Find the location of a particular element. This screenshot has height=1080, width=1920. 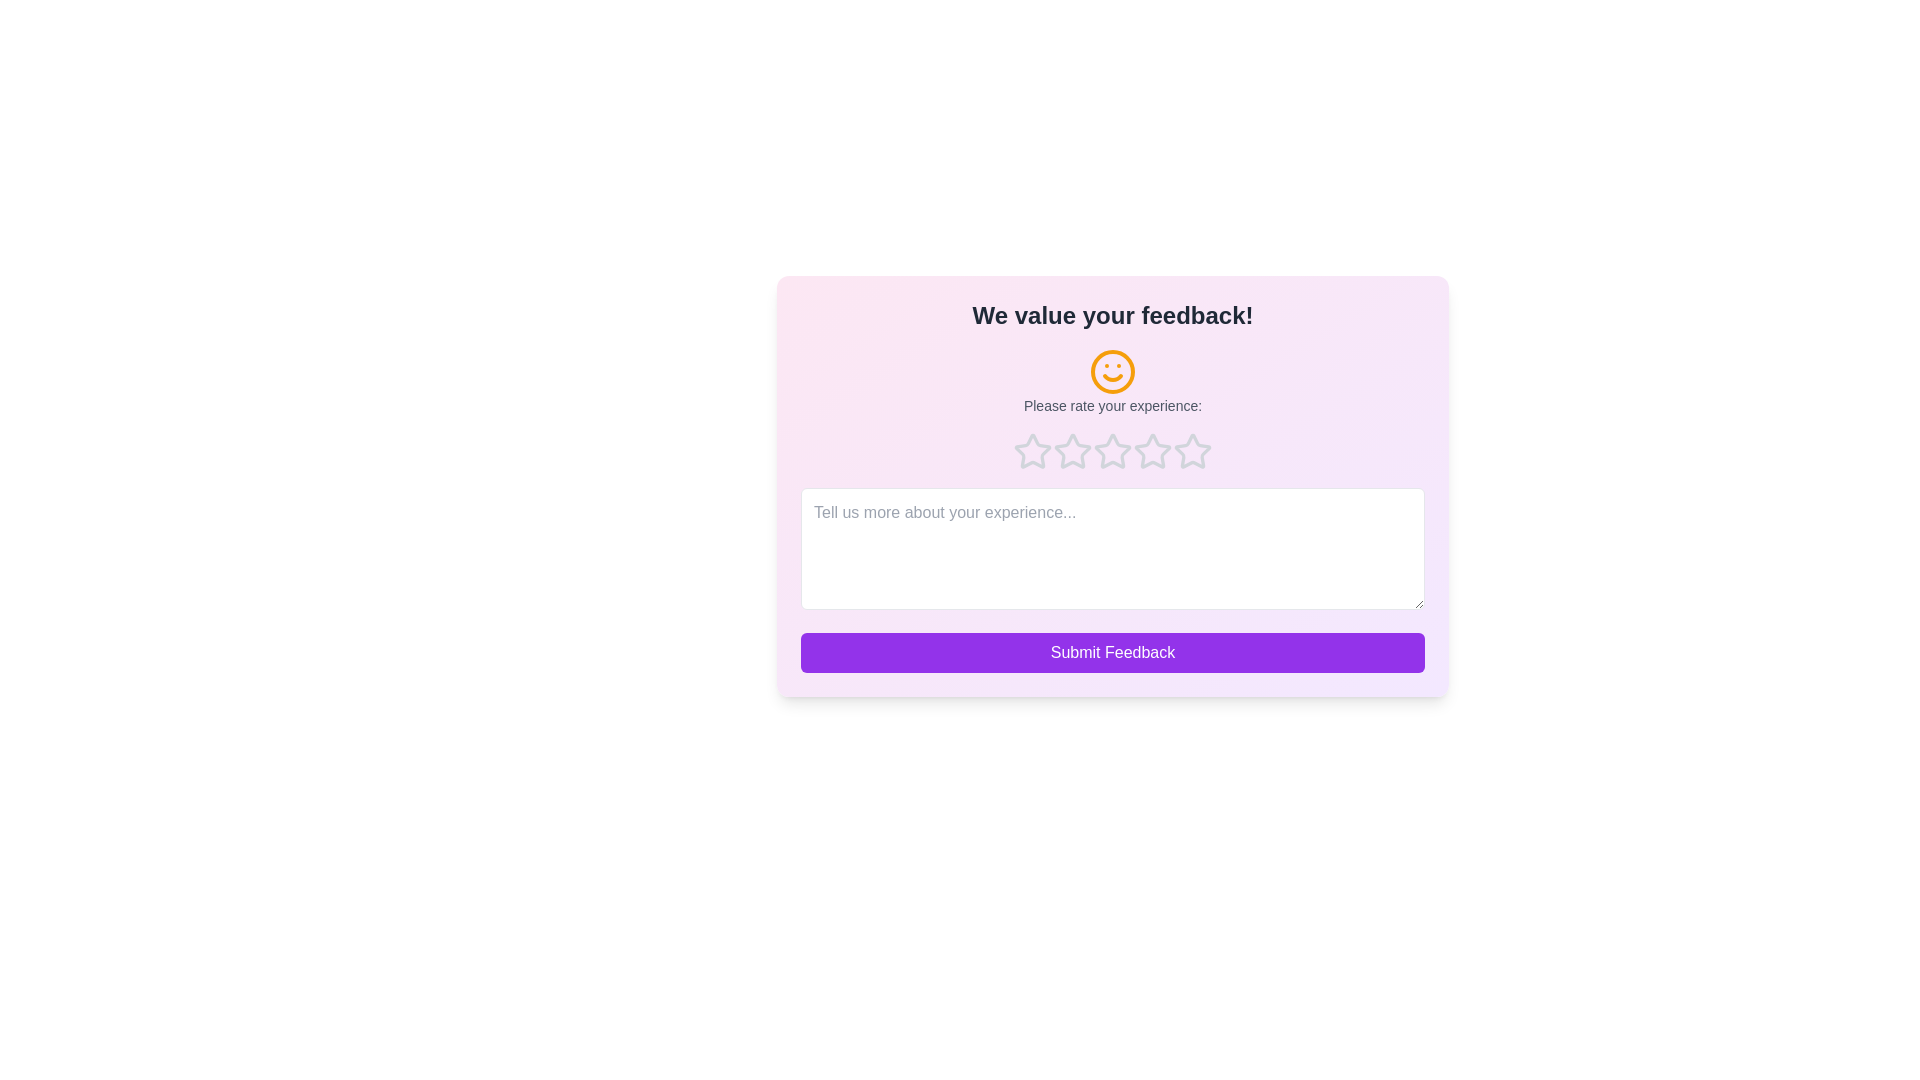

the third star in the star rating system under the label 'Please rate your experience' is located at coordinates (1112, 451).